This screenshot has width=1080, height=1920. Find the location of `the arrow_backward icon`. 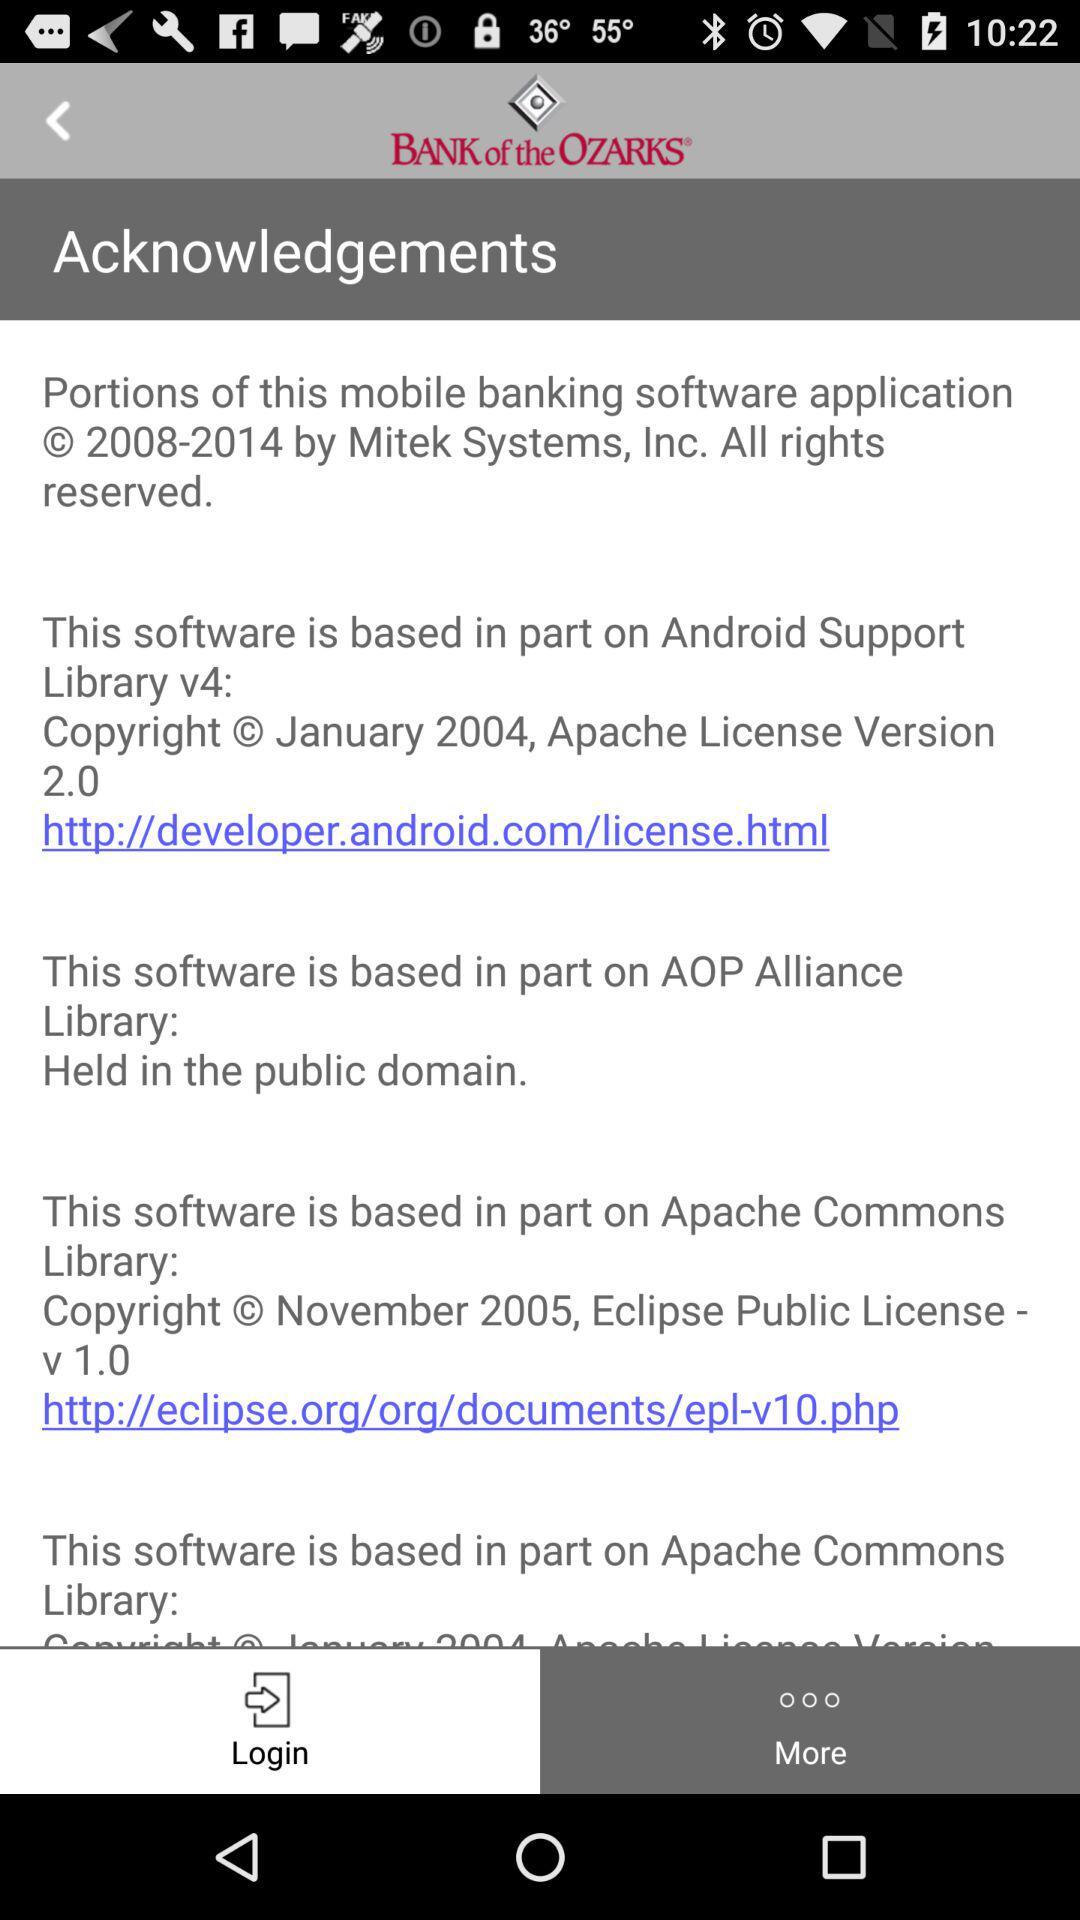

the arrow_backward icon is located at coordinates (56, 128).